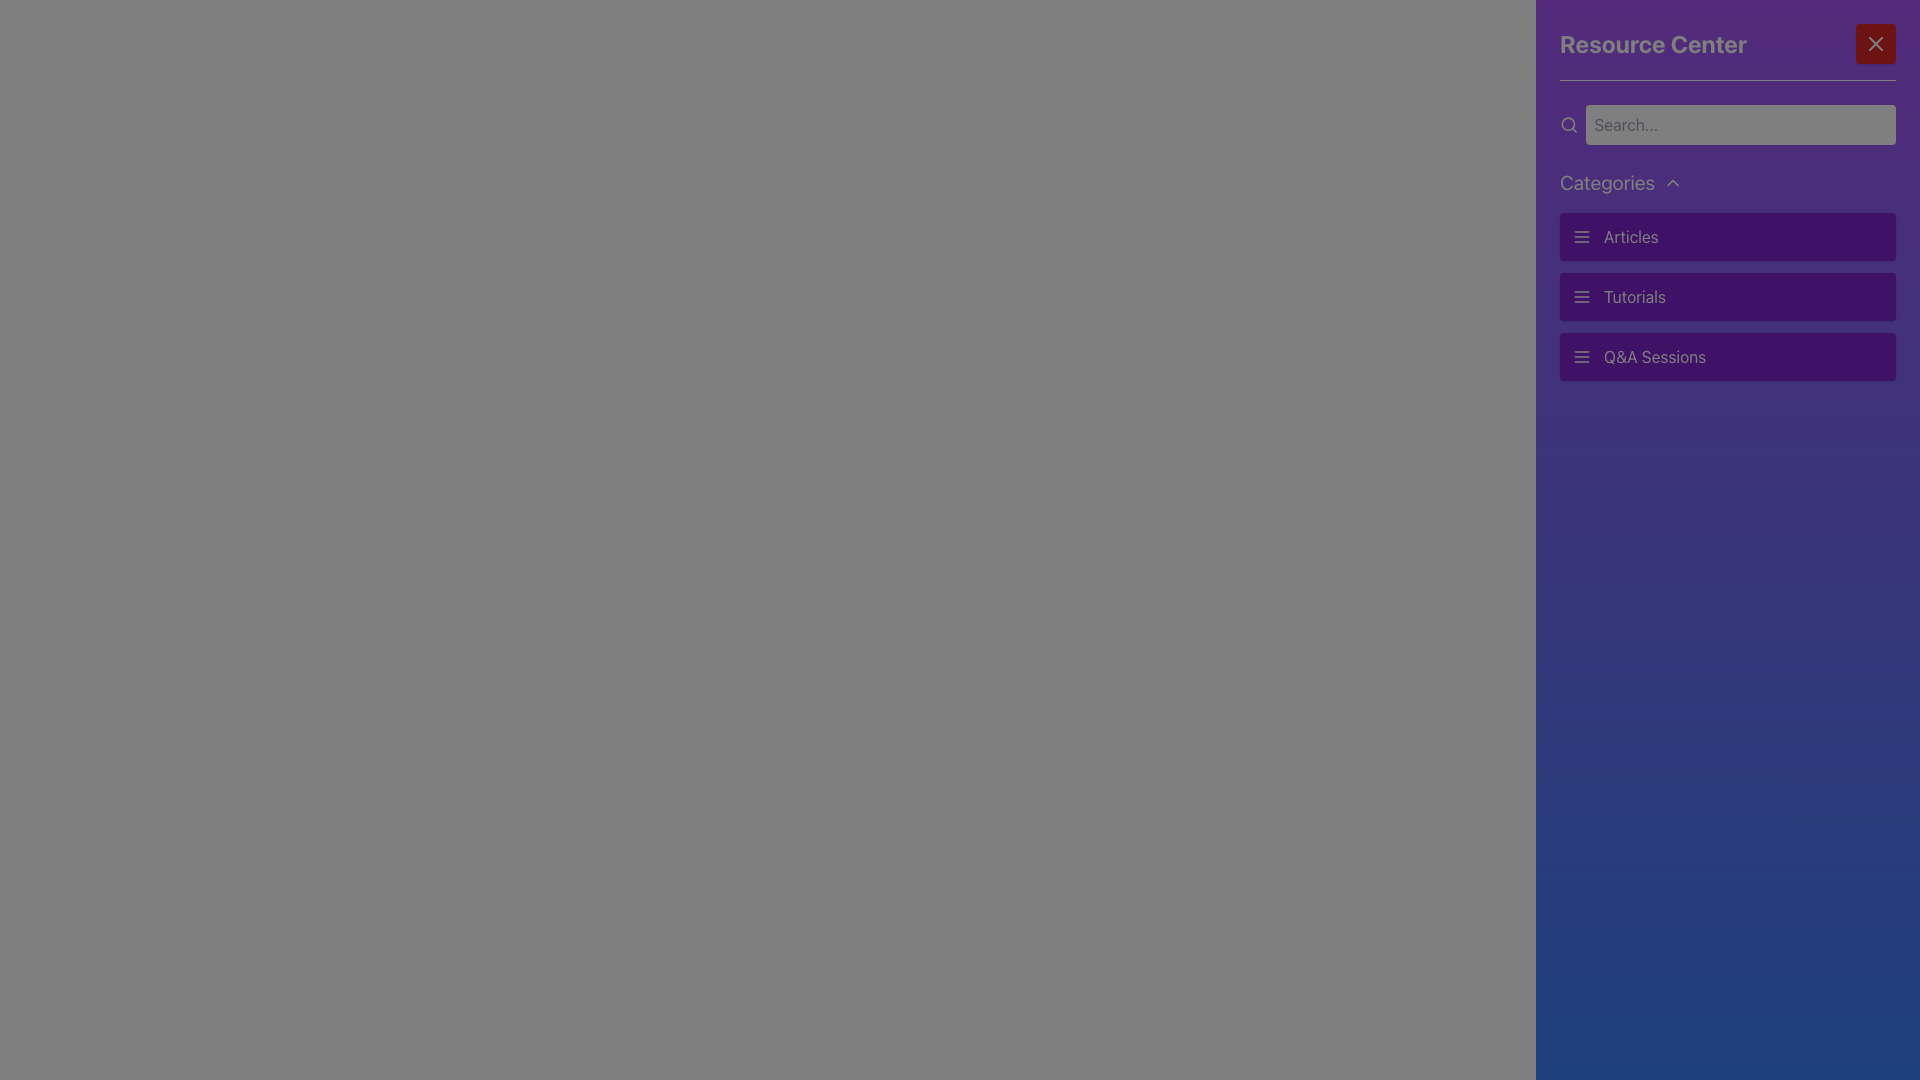 The height and width of the screenshot is (1080, 1920). Describe the element at coordinates (1727, 356) in the screenshot. I see `the clickable list item with a purple background labeled 'Q&A Sessions'` at that location.